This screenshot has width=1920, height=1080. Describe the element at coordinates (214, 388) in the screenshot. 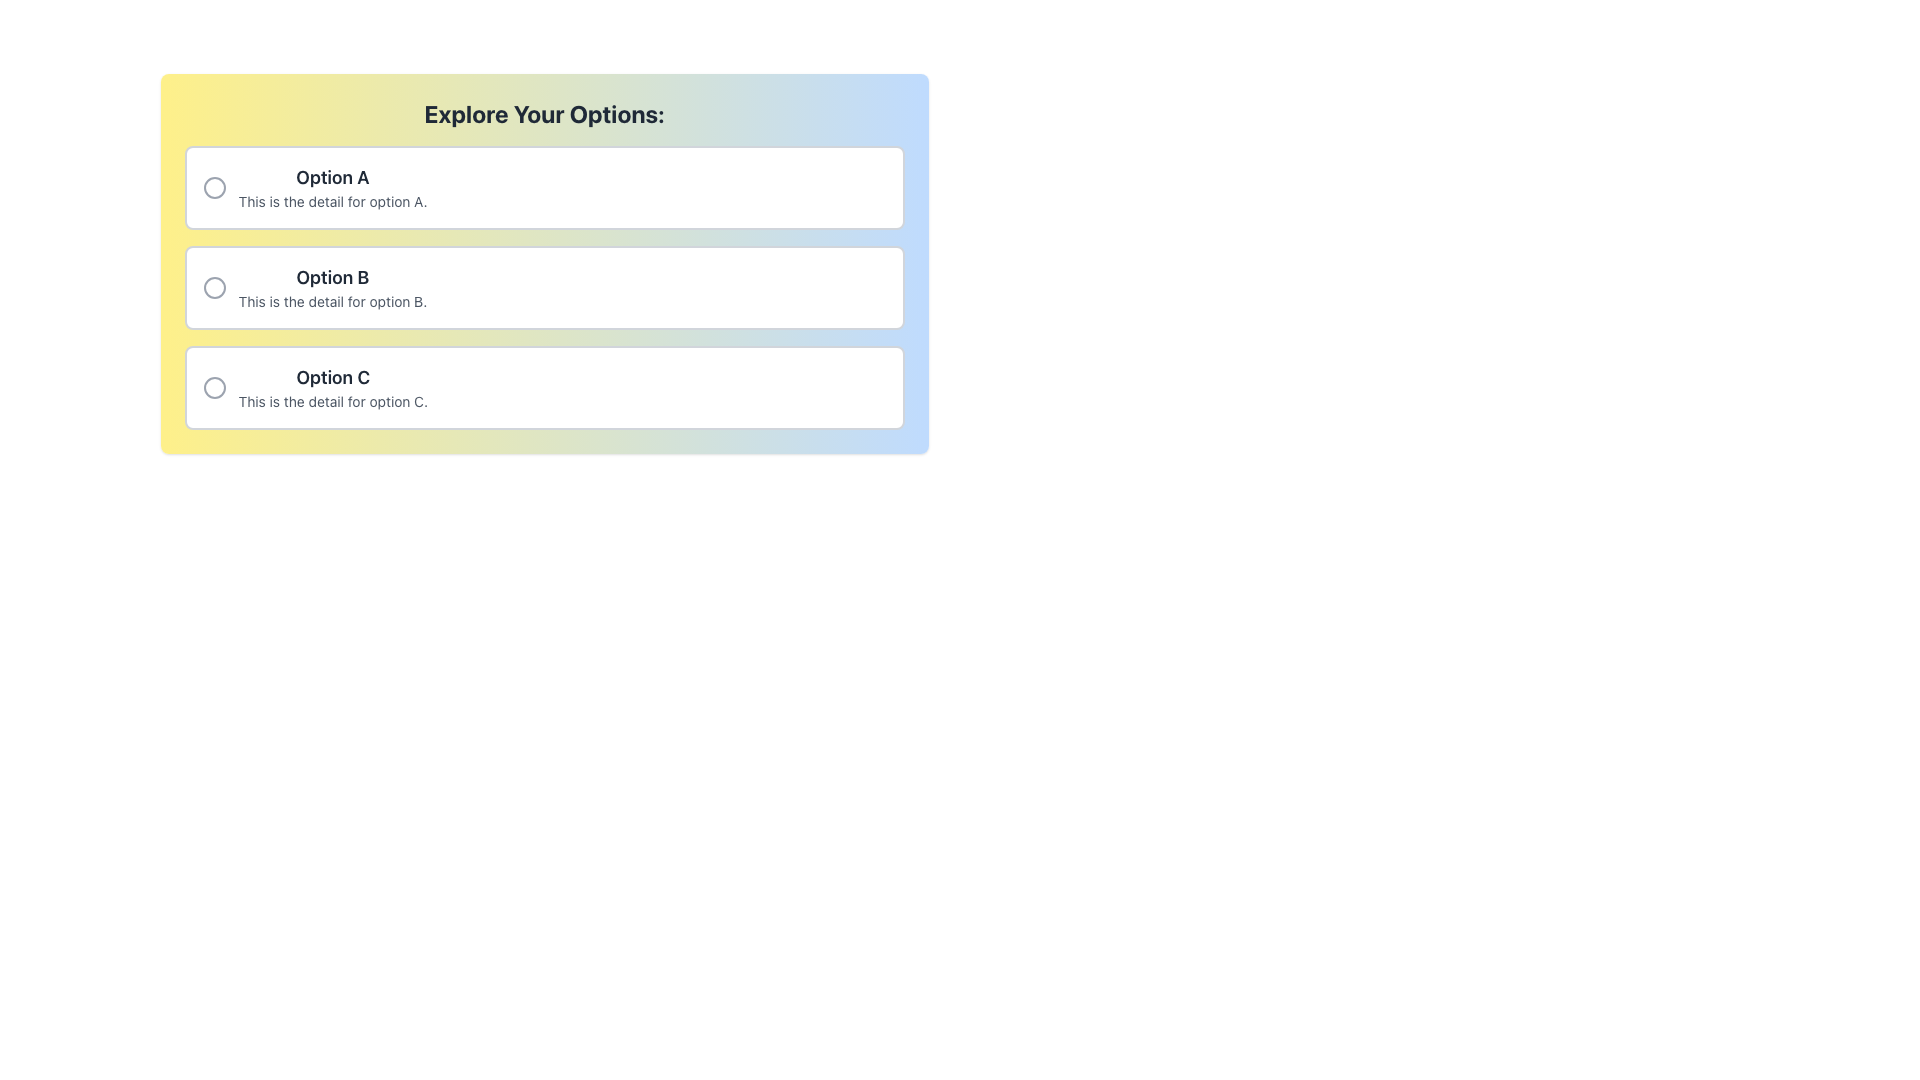

I see `the radio button indicator rendered as an SVG circle located next to the text 'Option C'` at that location.